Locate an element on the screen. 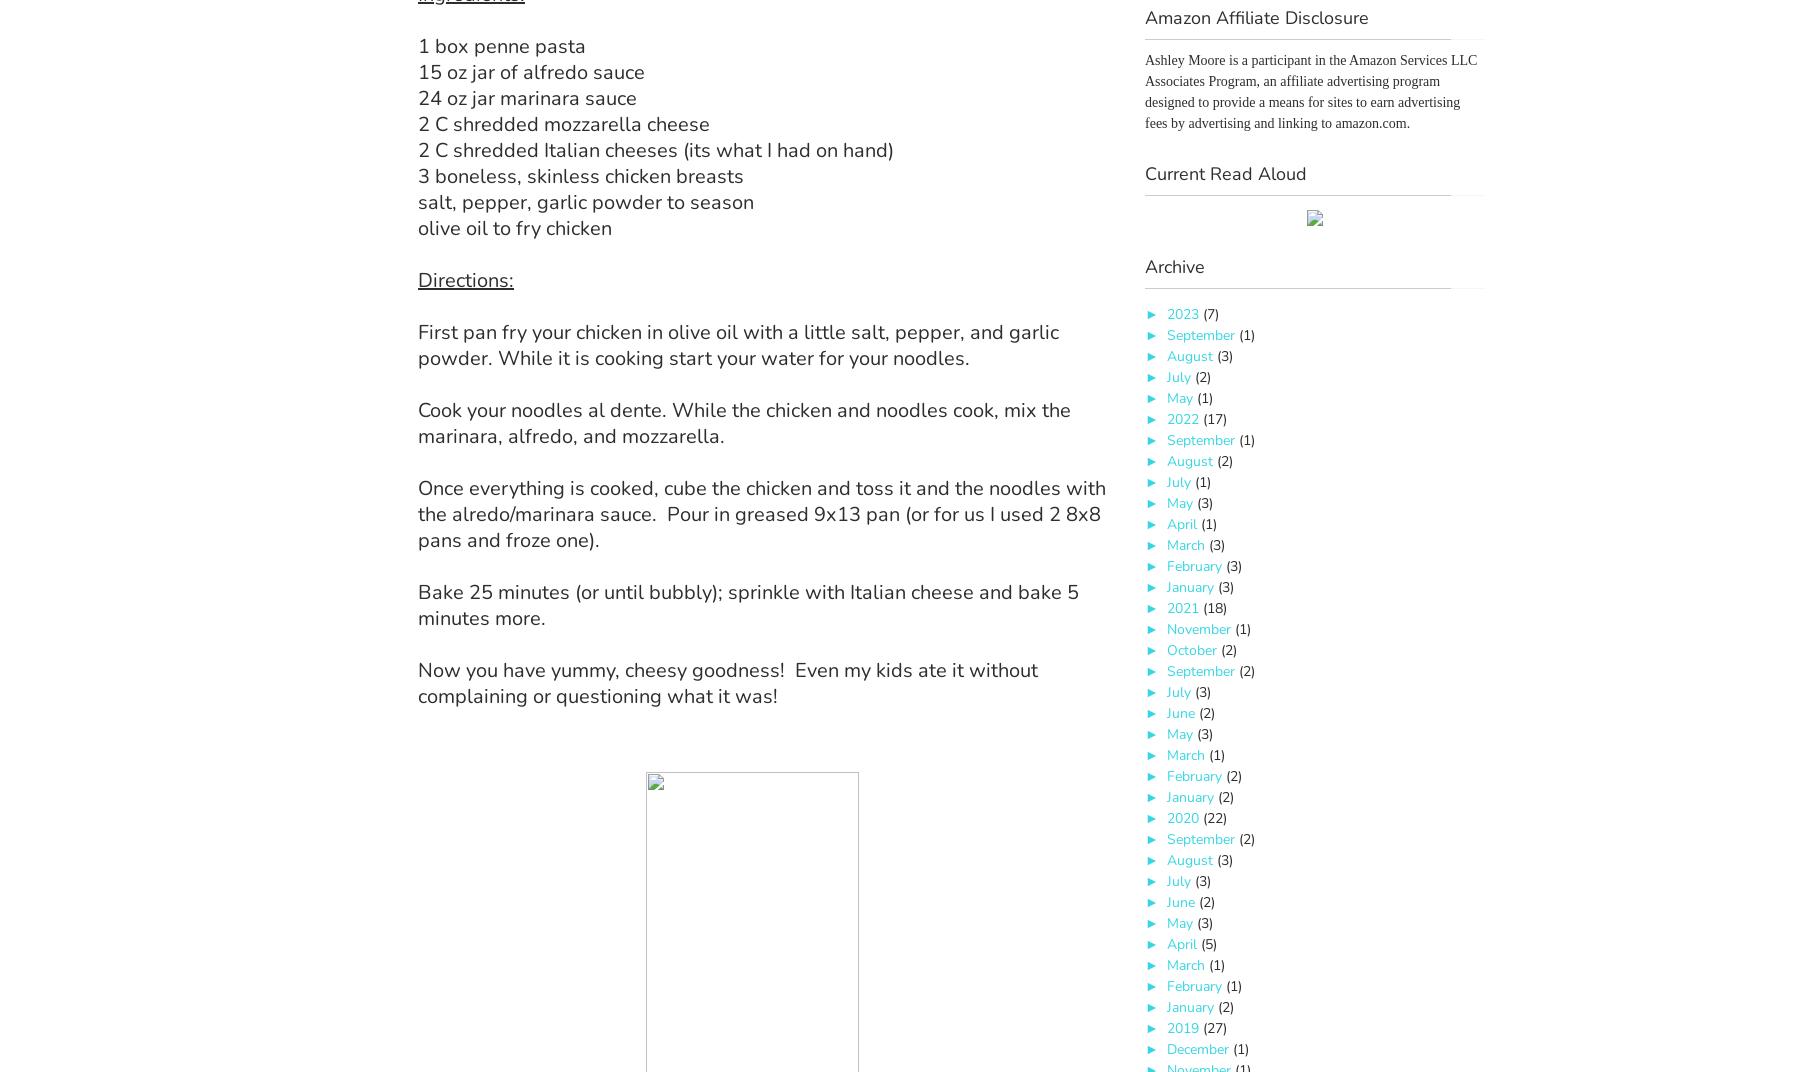  '2 C shredded Italian cheeses (its what I had on hand)' is located at coordinates (655, 149).